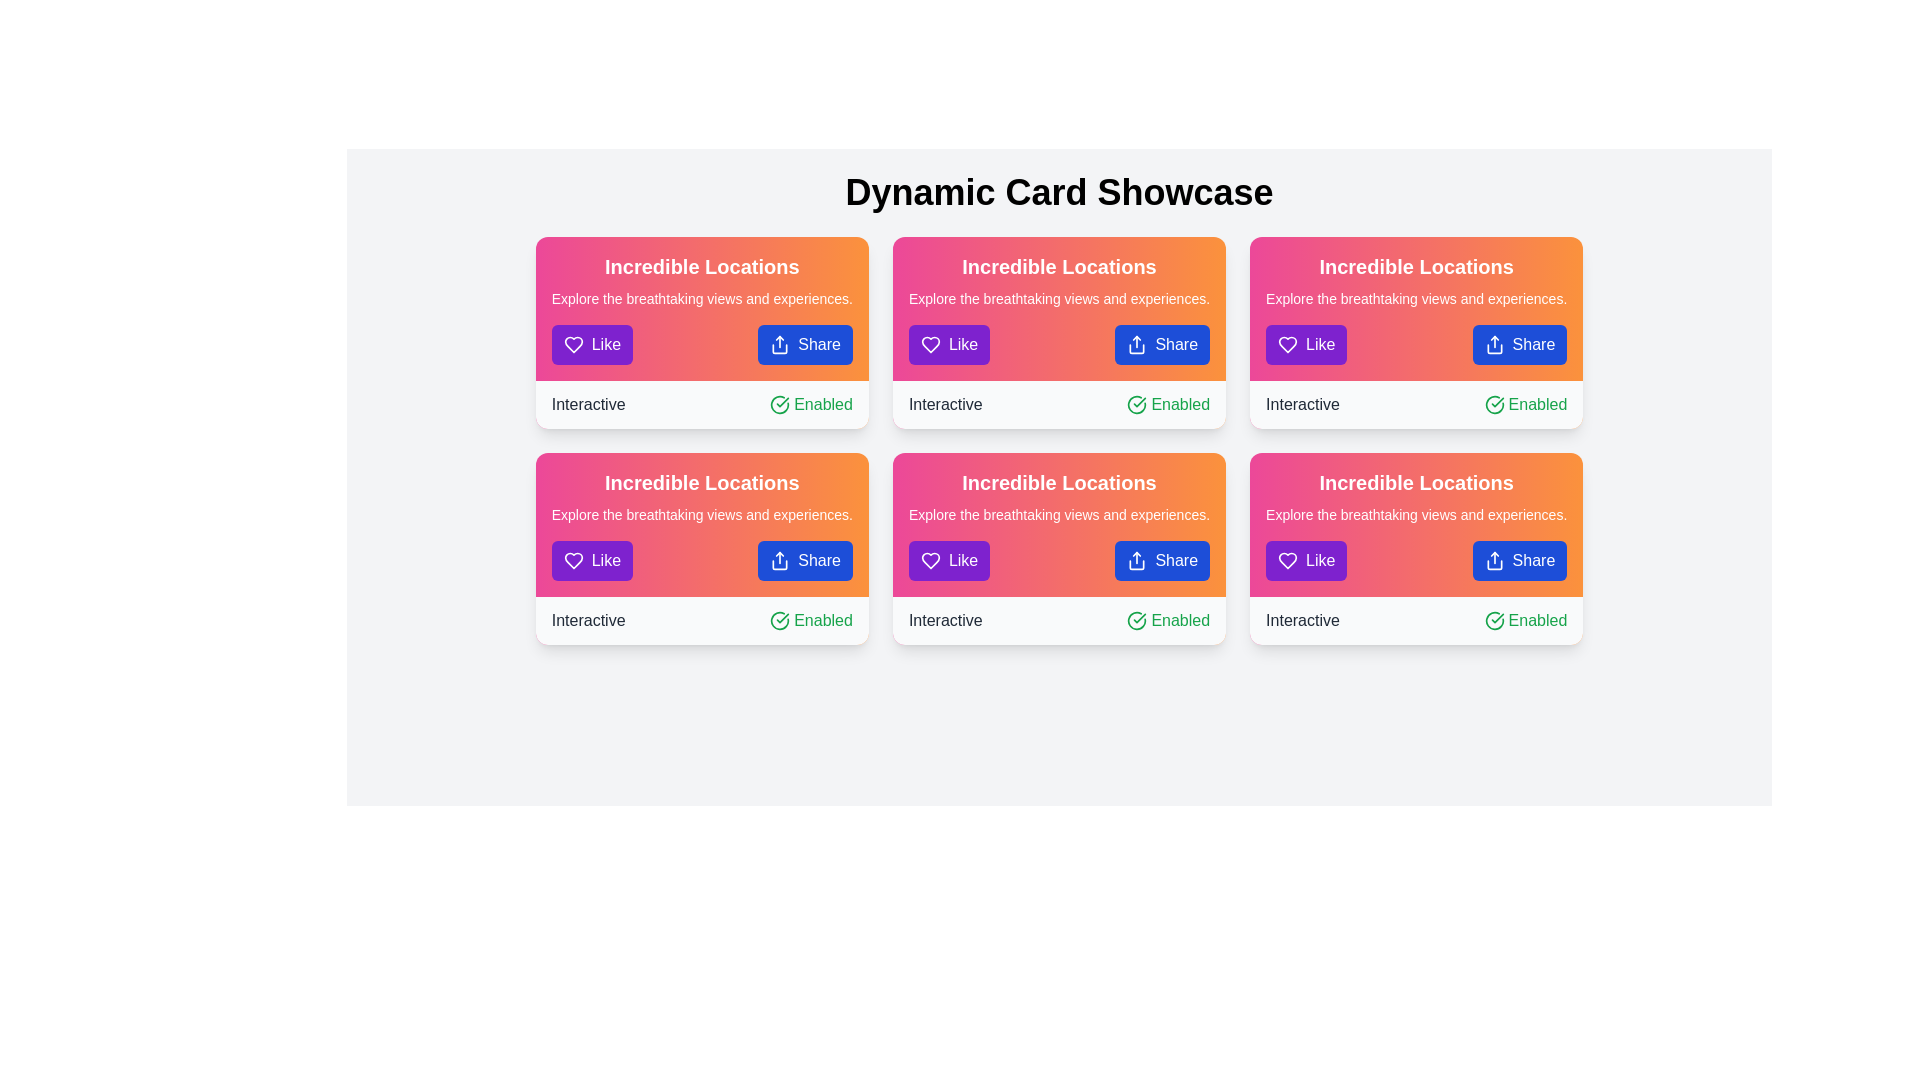 This screenshot has height=1080, width=1920. Describe the element at coordinates (702, 620) in the screenshot. I see `the Informational status indicator bar located in the bottom row and leftmost column of the 2x3 grid of cards, positioned below the 'Like' and 'Share' buttons` at that location.